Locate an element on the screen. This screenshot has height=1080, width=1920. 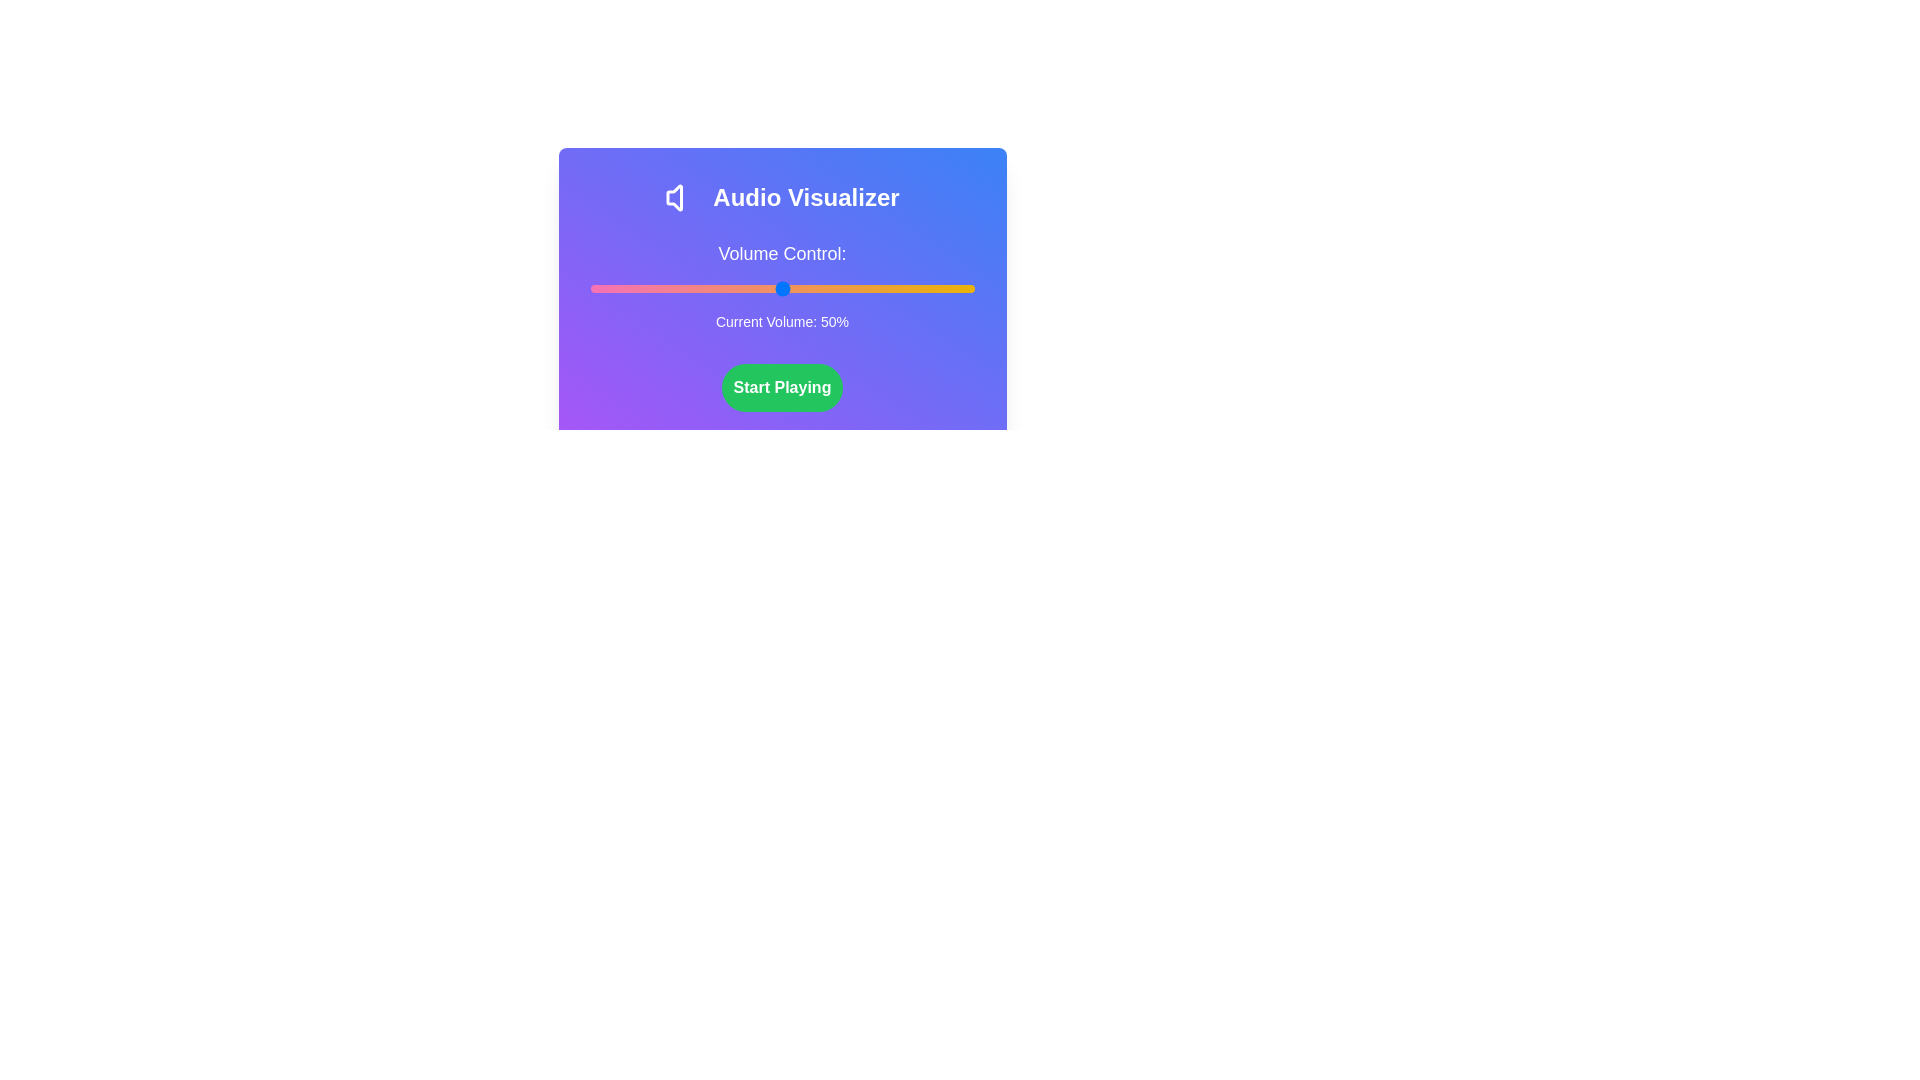
the volume level is located at coordinates (896, 289).